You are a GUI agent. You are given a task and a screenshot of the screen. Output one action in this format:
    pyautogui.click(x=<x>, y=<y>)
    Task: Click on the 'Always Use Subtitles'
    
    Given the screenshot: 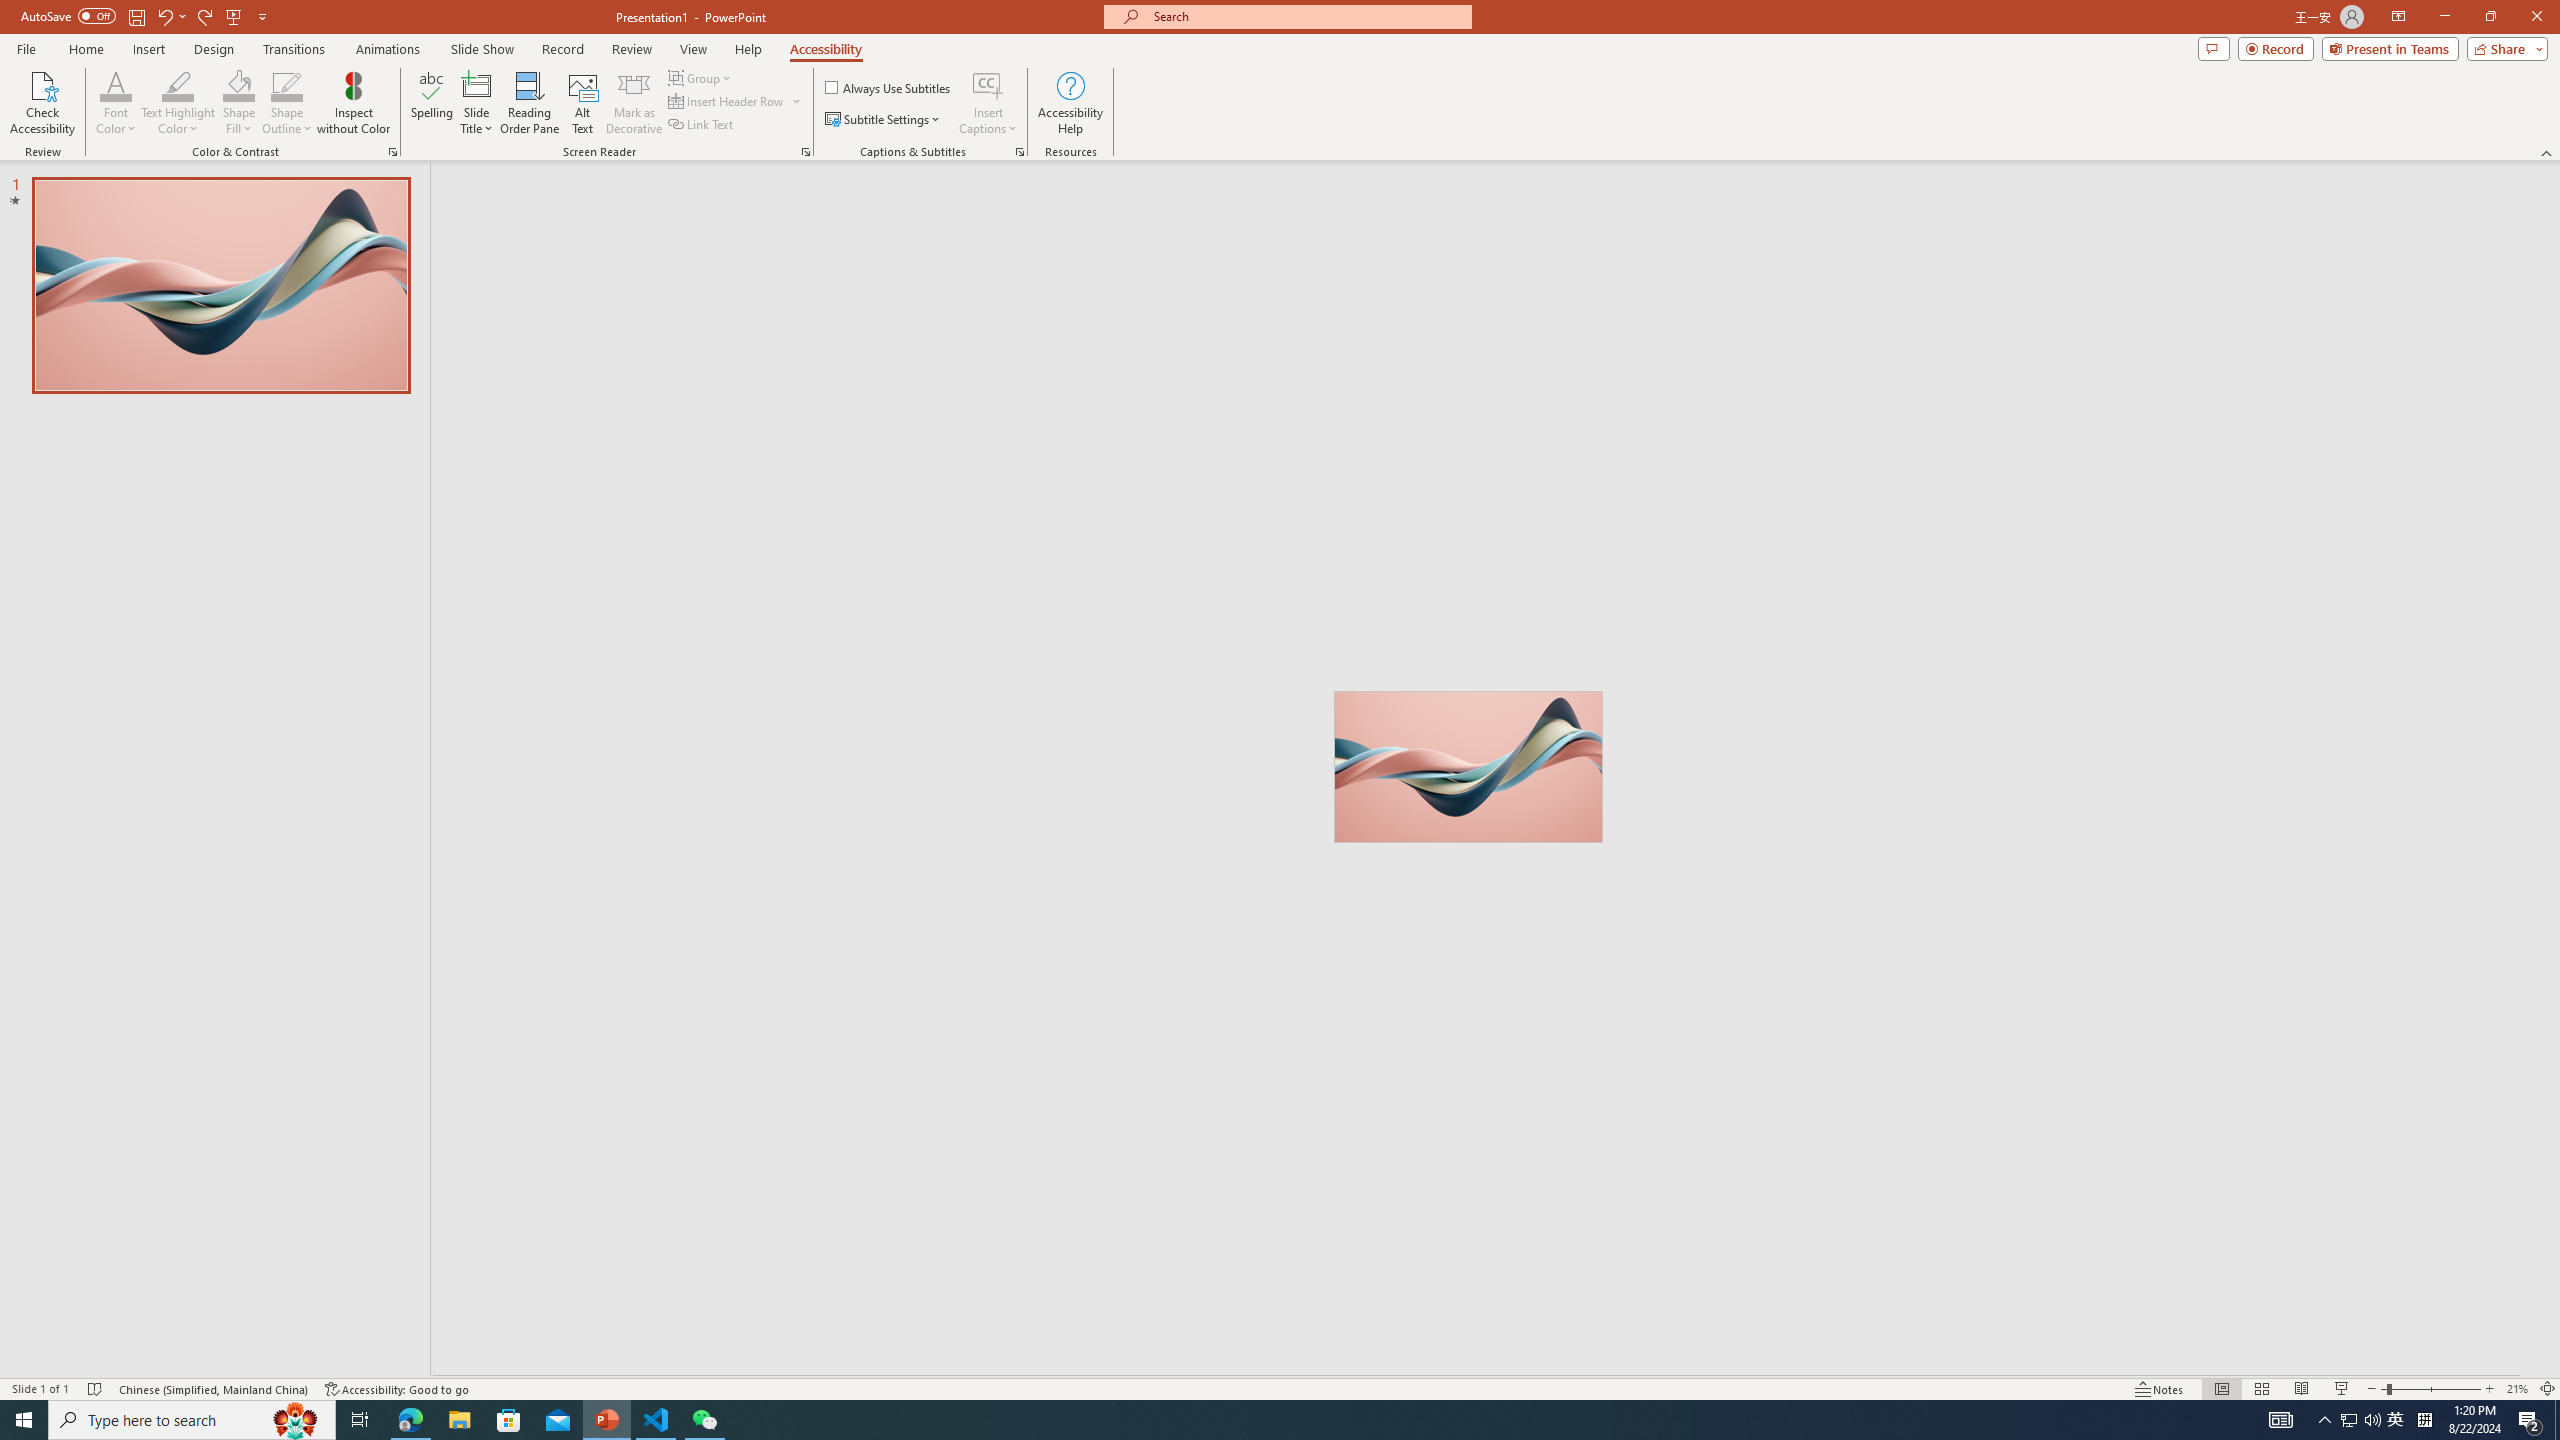 What is the action you would take?
    pyautogui.click(x=888, y=87)
    